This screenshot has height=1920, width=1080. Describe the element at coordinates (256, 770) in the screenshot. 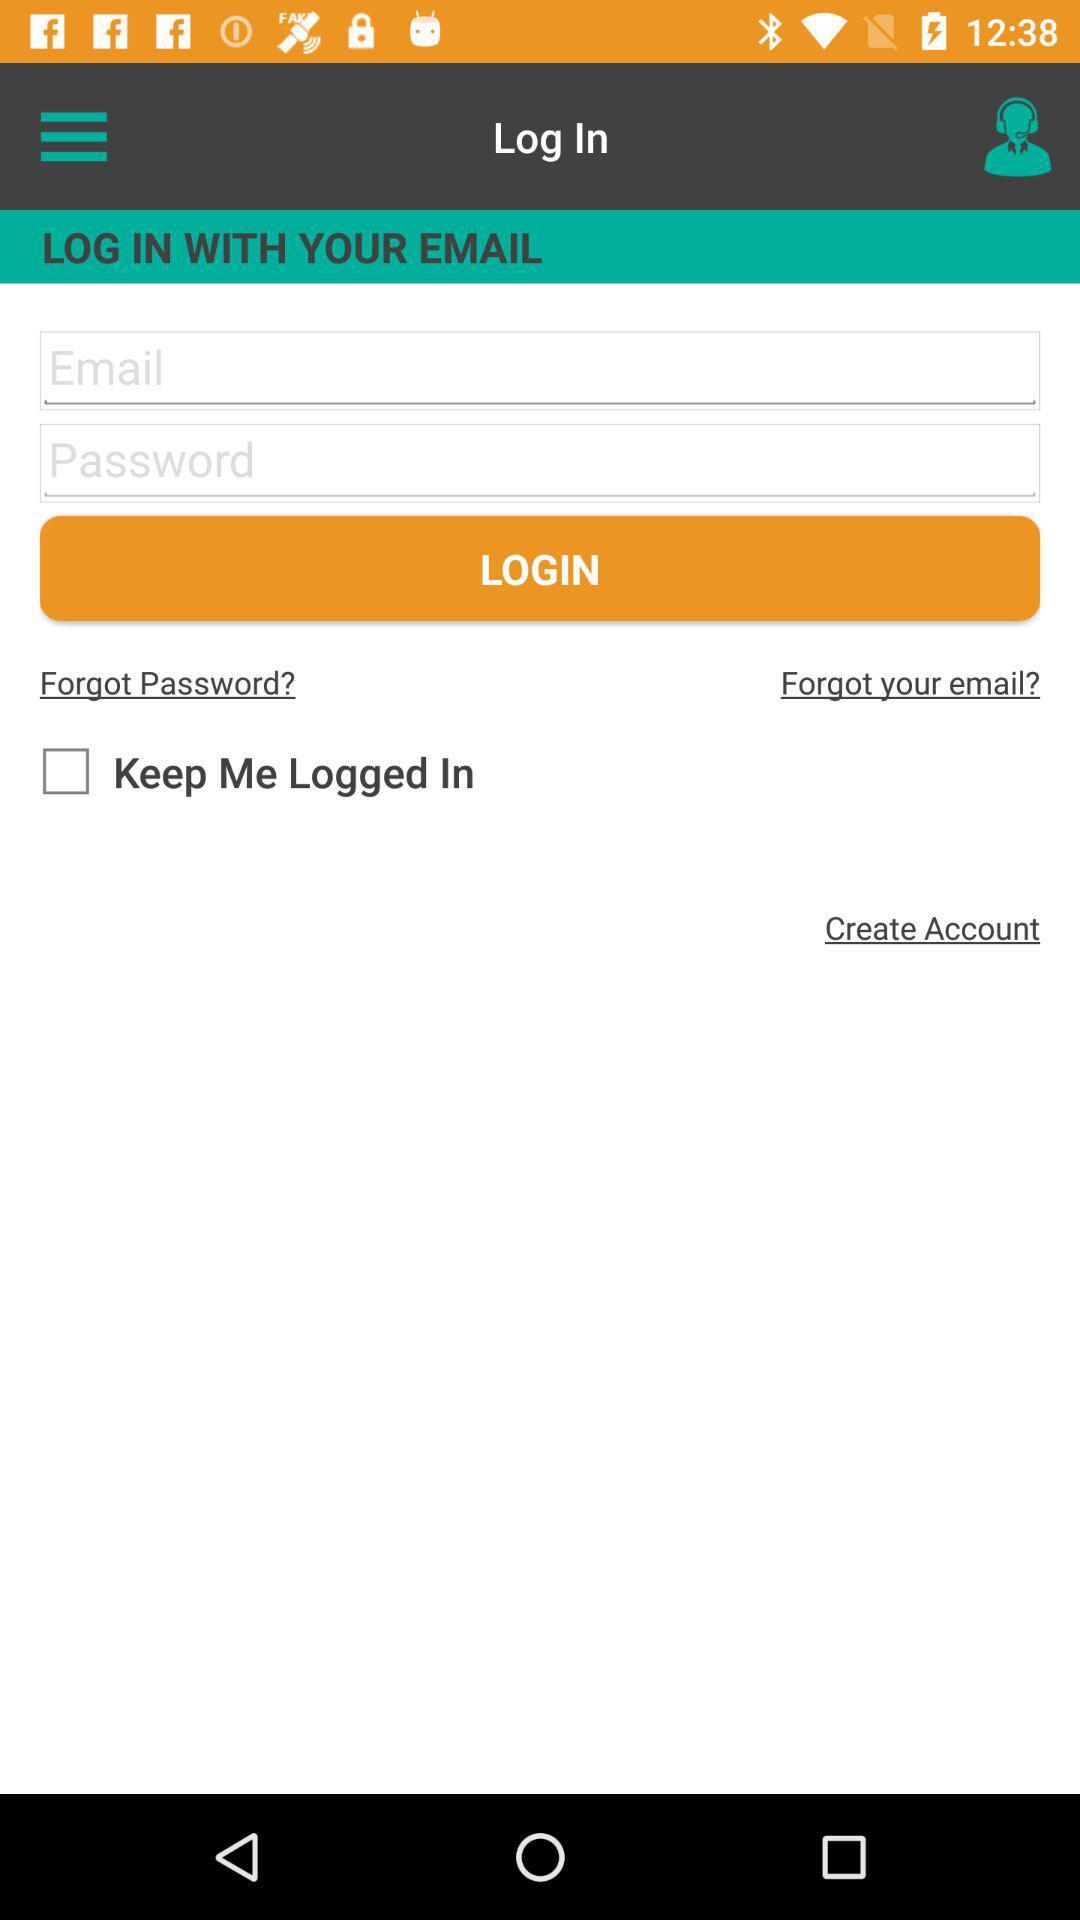

I see `the keep me logged icon` at that location.